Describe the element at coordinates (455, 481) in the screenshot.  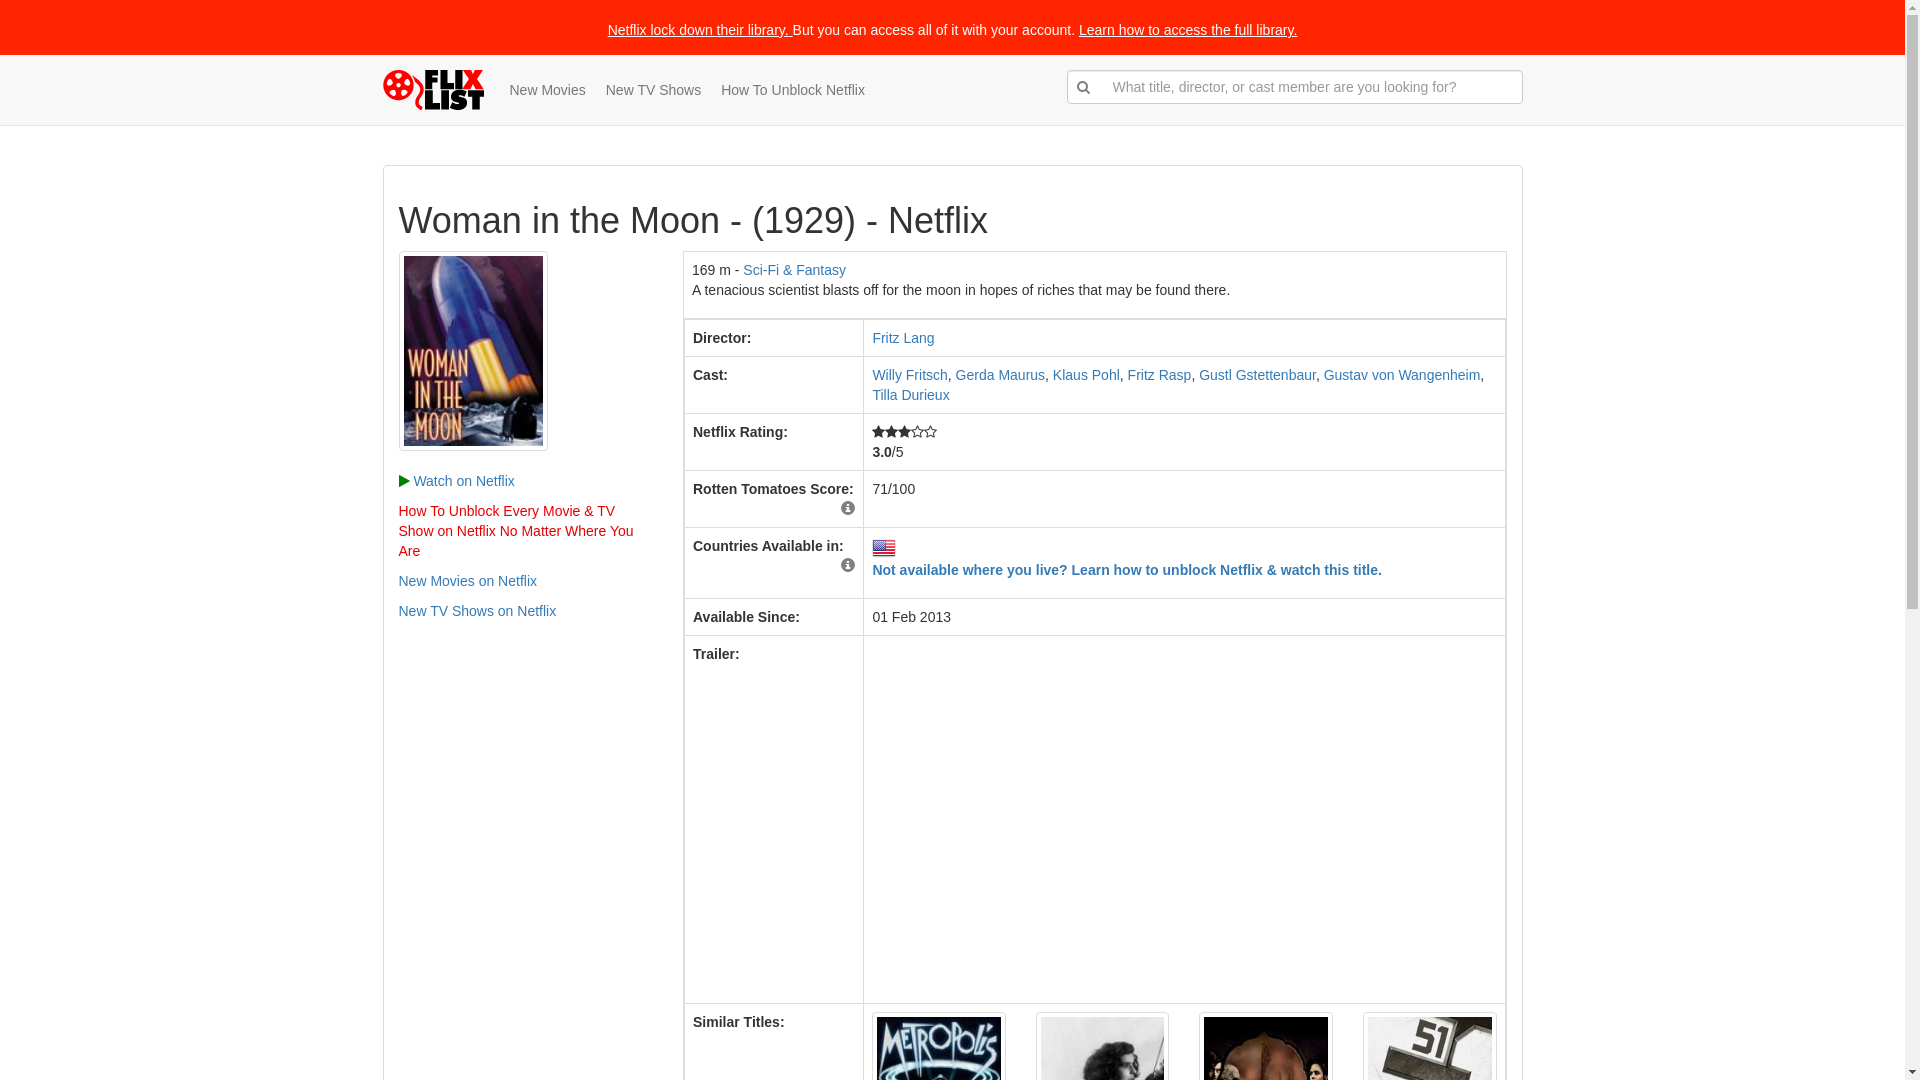
I see `'Watch on Netflix'` at that location.